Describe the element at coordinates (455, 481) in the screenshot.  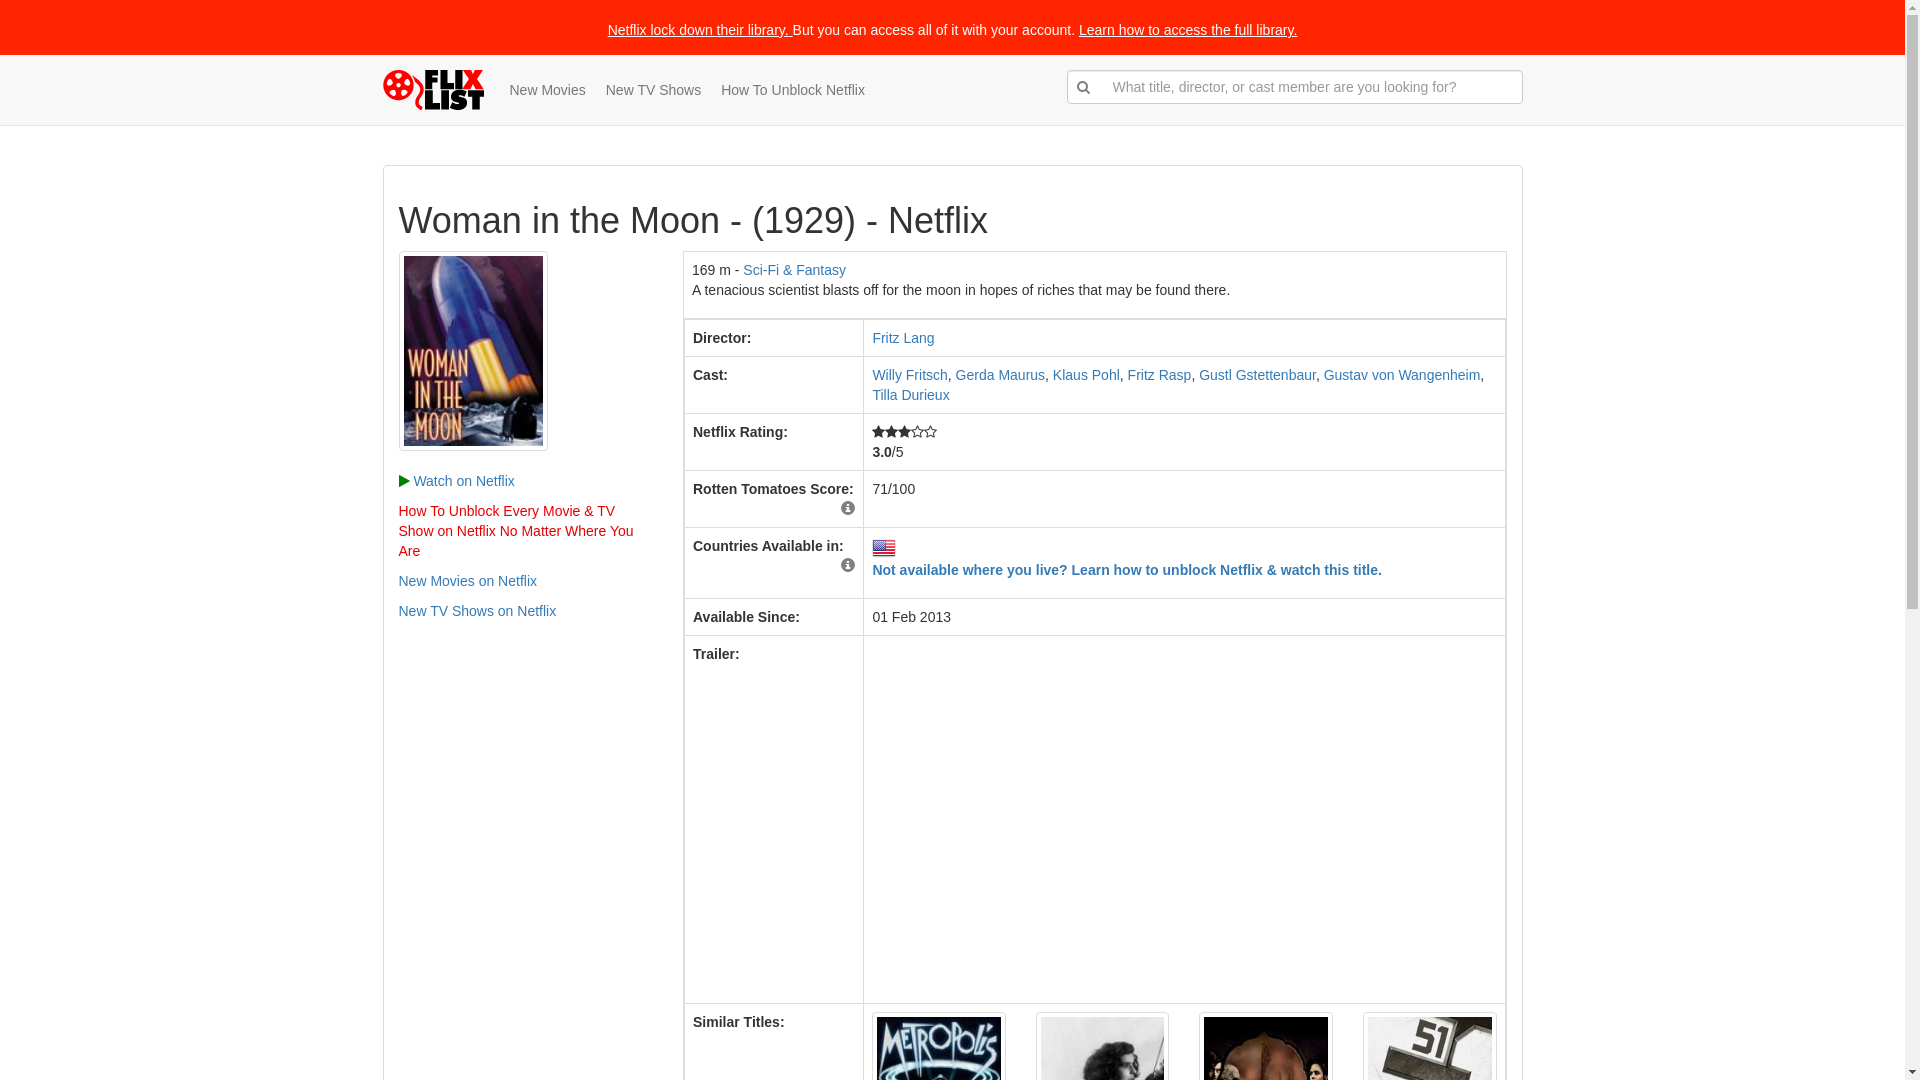
I see `'Watch on Netflix'` at that location.